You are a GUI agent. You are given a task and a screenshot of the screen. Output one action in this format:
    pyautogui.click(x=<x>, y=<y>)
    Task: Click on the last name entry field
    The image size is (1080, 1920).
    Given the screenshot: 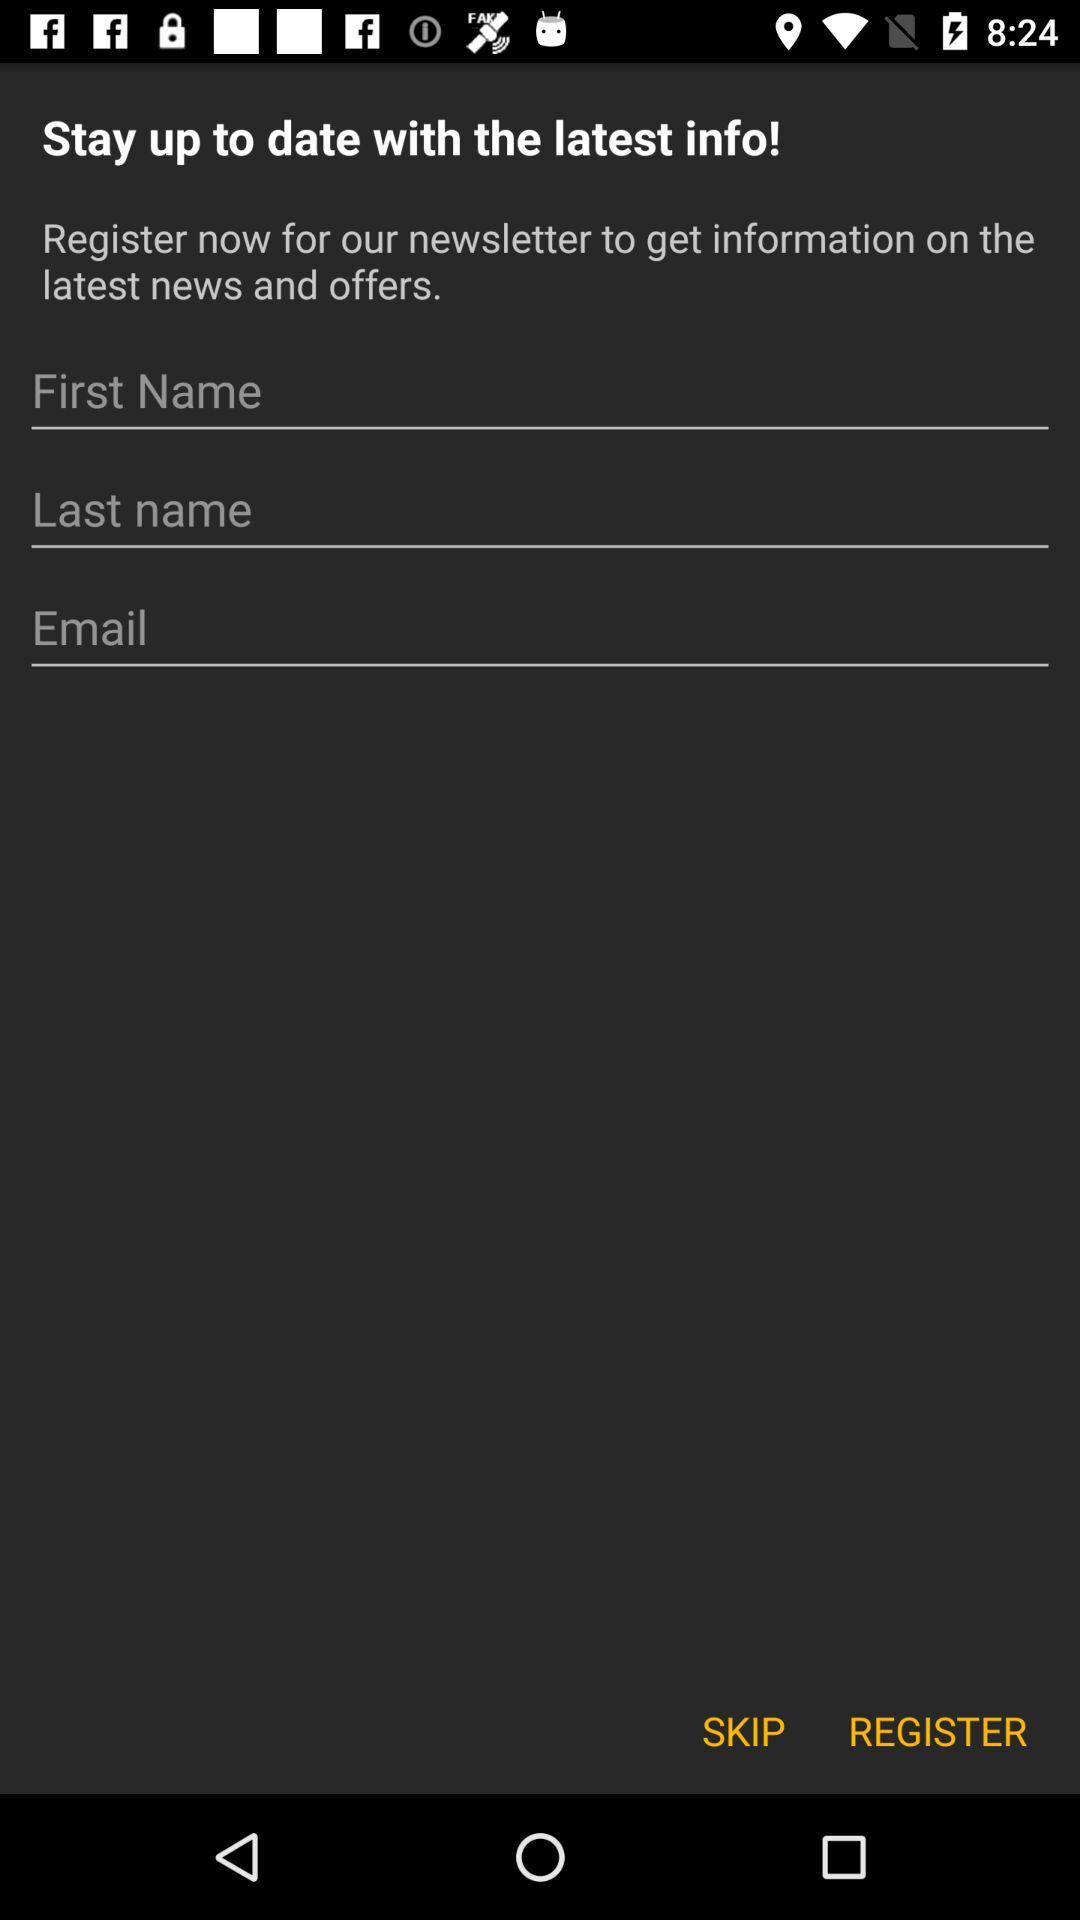 What is the action you would take?
    pyautogui.click(x=540, y=509)
    